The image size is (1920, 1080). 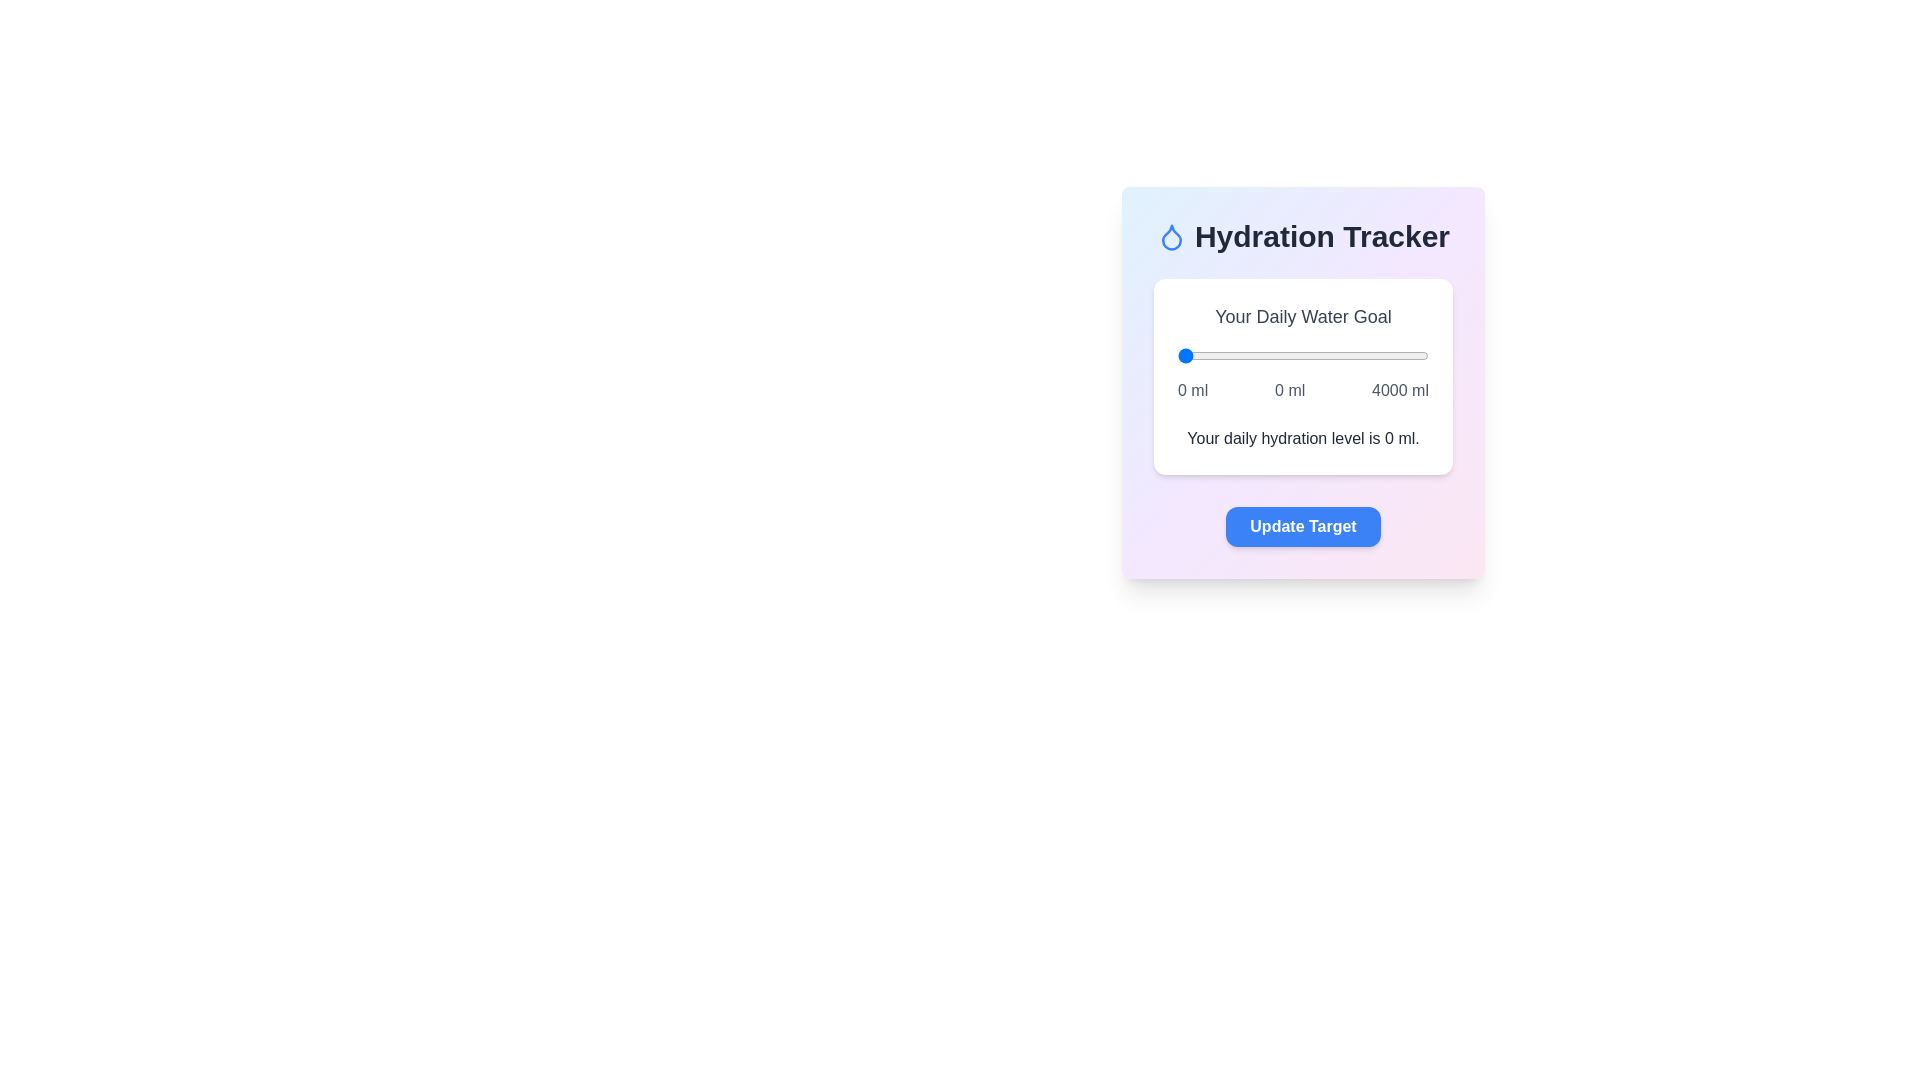 I want to click on the water intake slider to 2074 ml, so click(x=1308, y=354).